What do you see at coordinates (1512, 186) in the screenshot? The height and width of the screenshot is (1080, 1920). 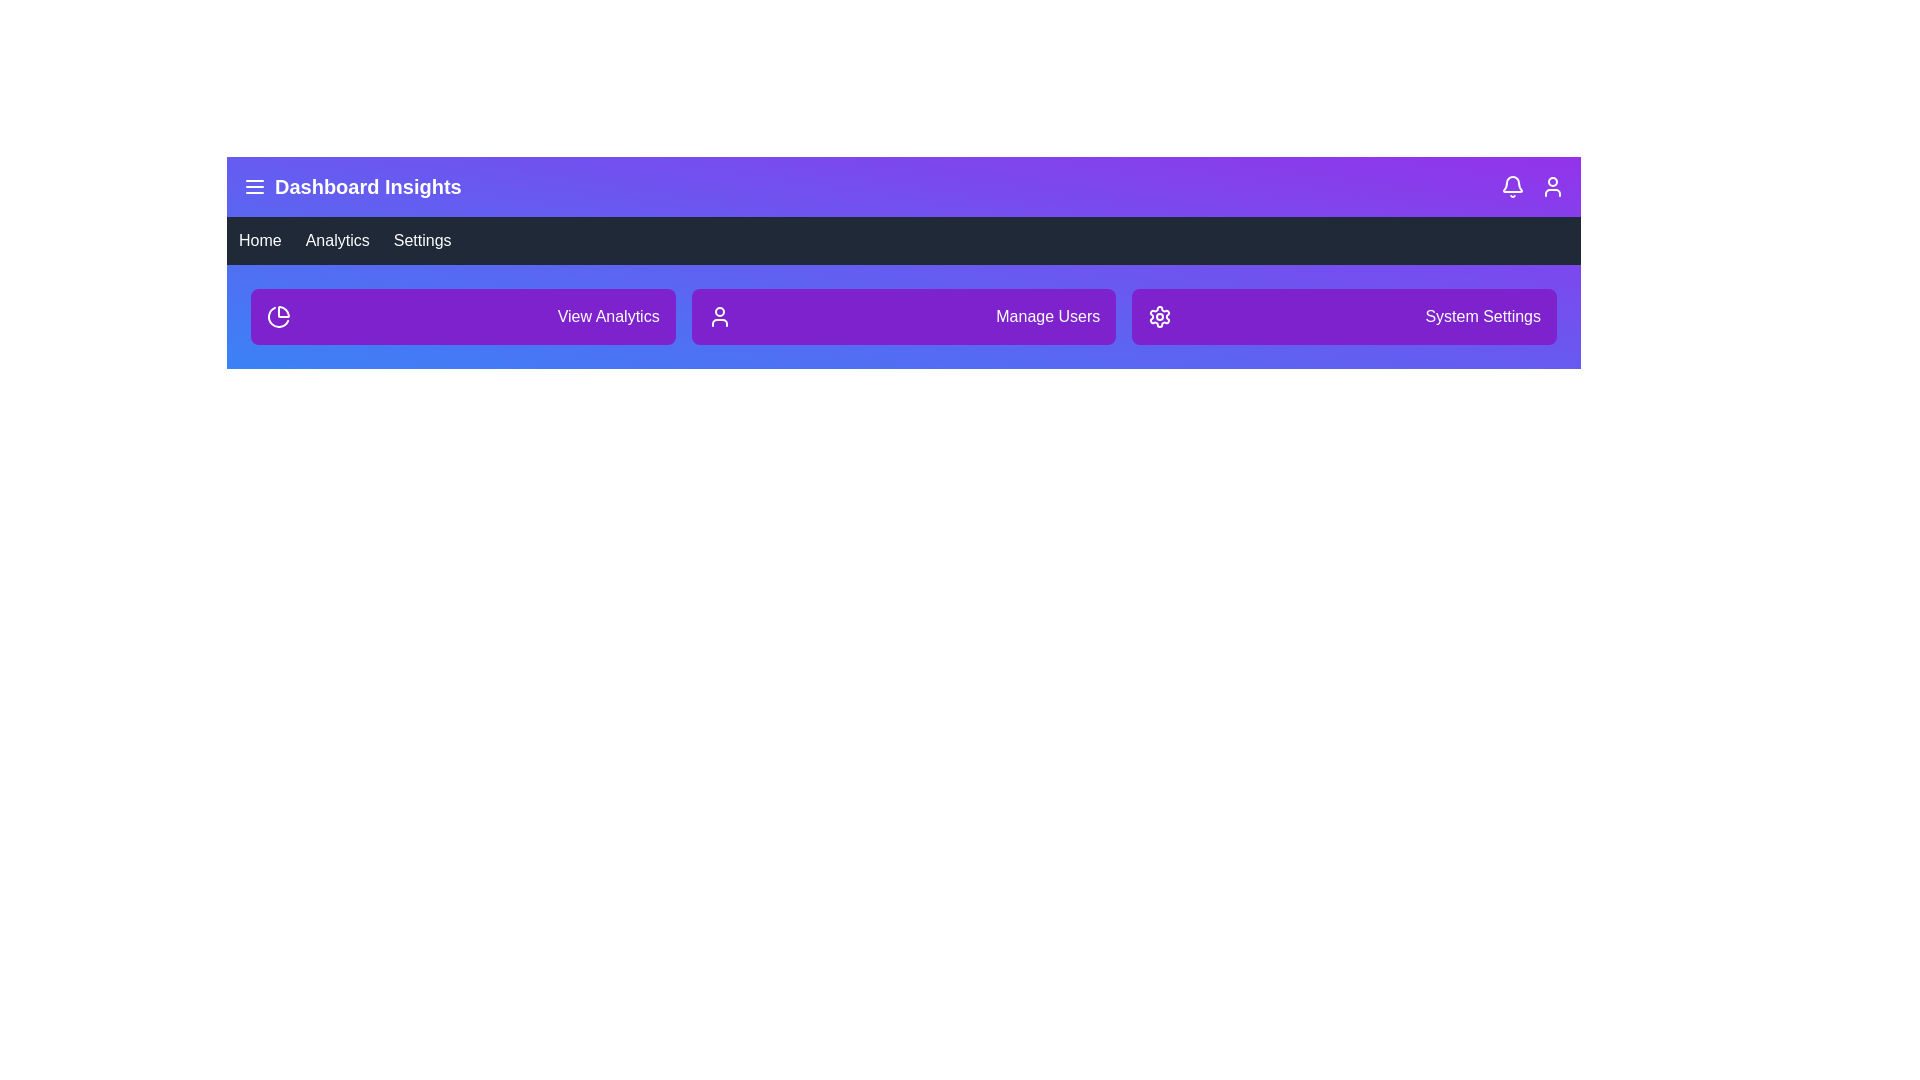 I see `the notification icon in the header` at bounding box center [1512, 186].